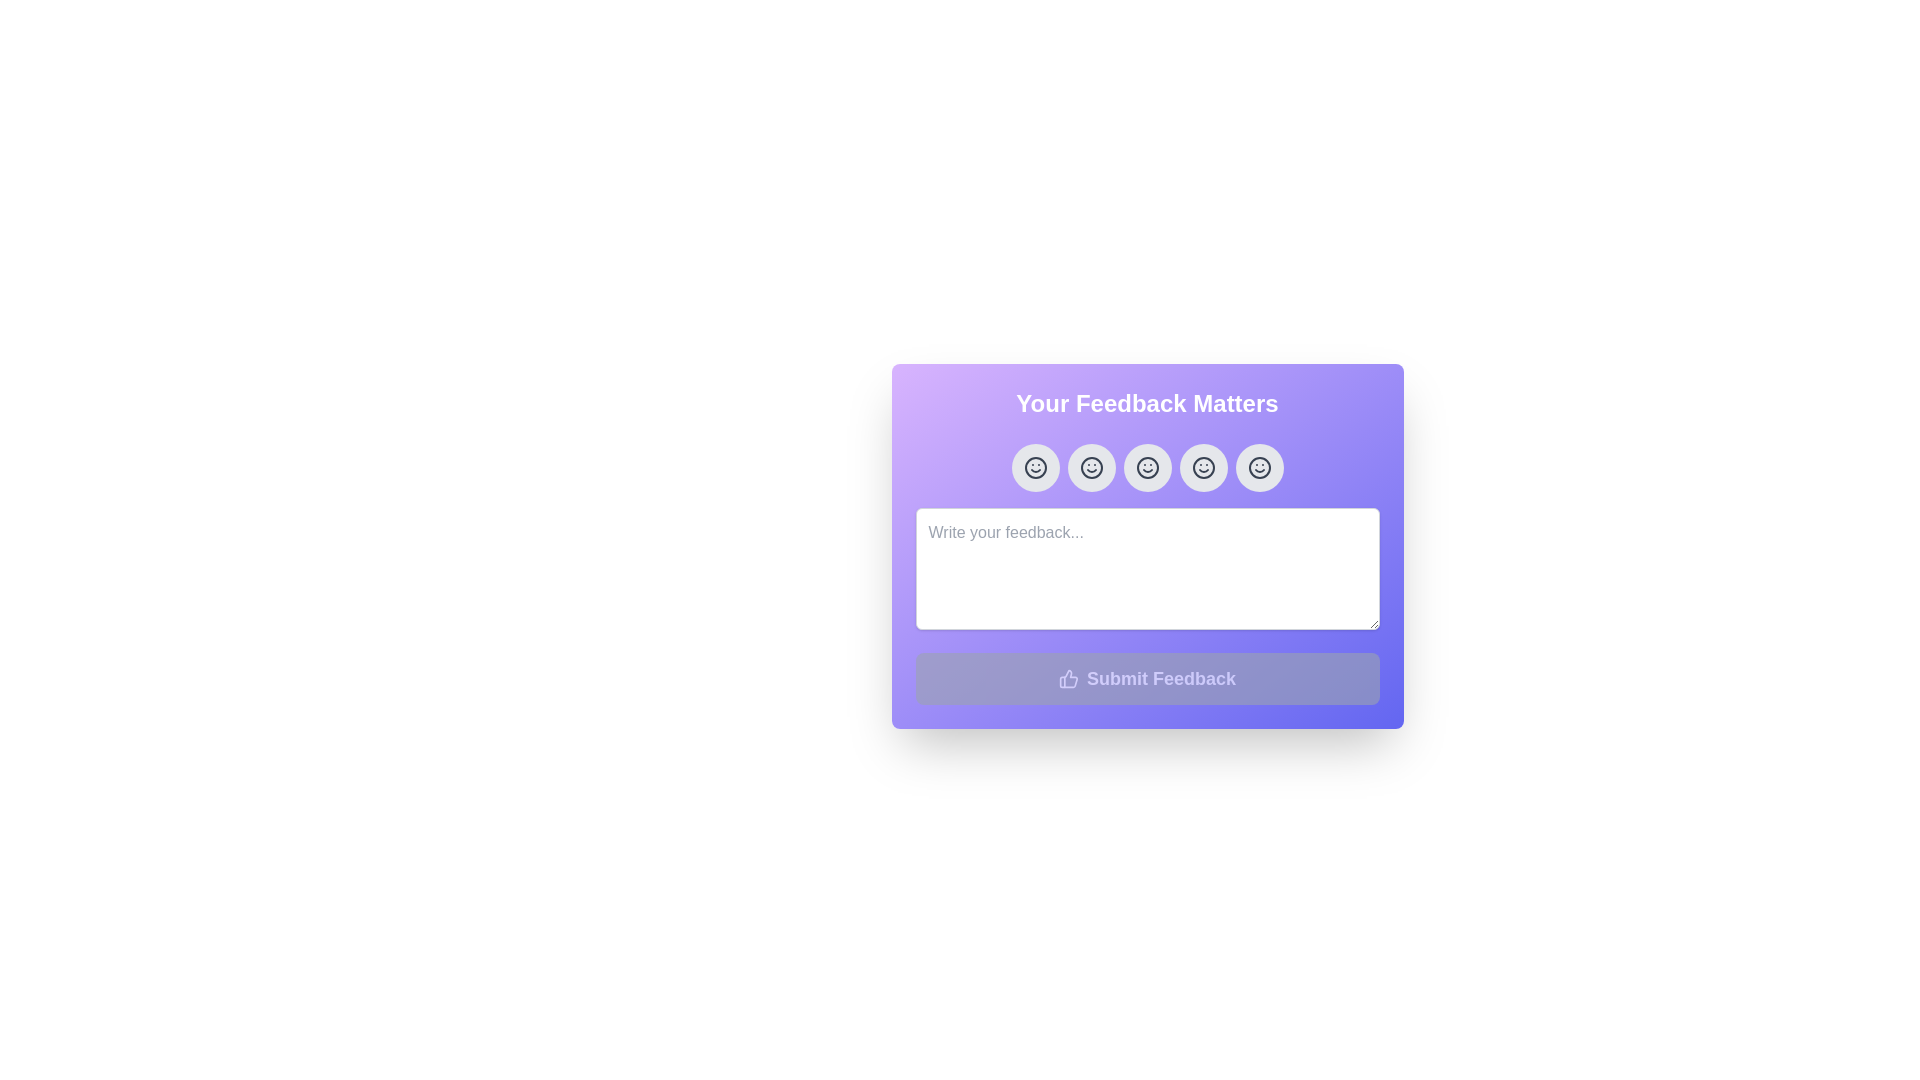 The height and width of the screenshot is (1080, 1920). I want to click on the central circle (nose) of the smiley face icon located in the fifth position among horizontally aligned smiley icons in the feedback interface, so click(1258, 467).